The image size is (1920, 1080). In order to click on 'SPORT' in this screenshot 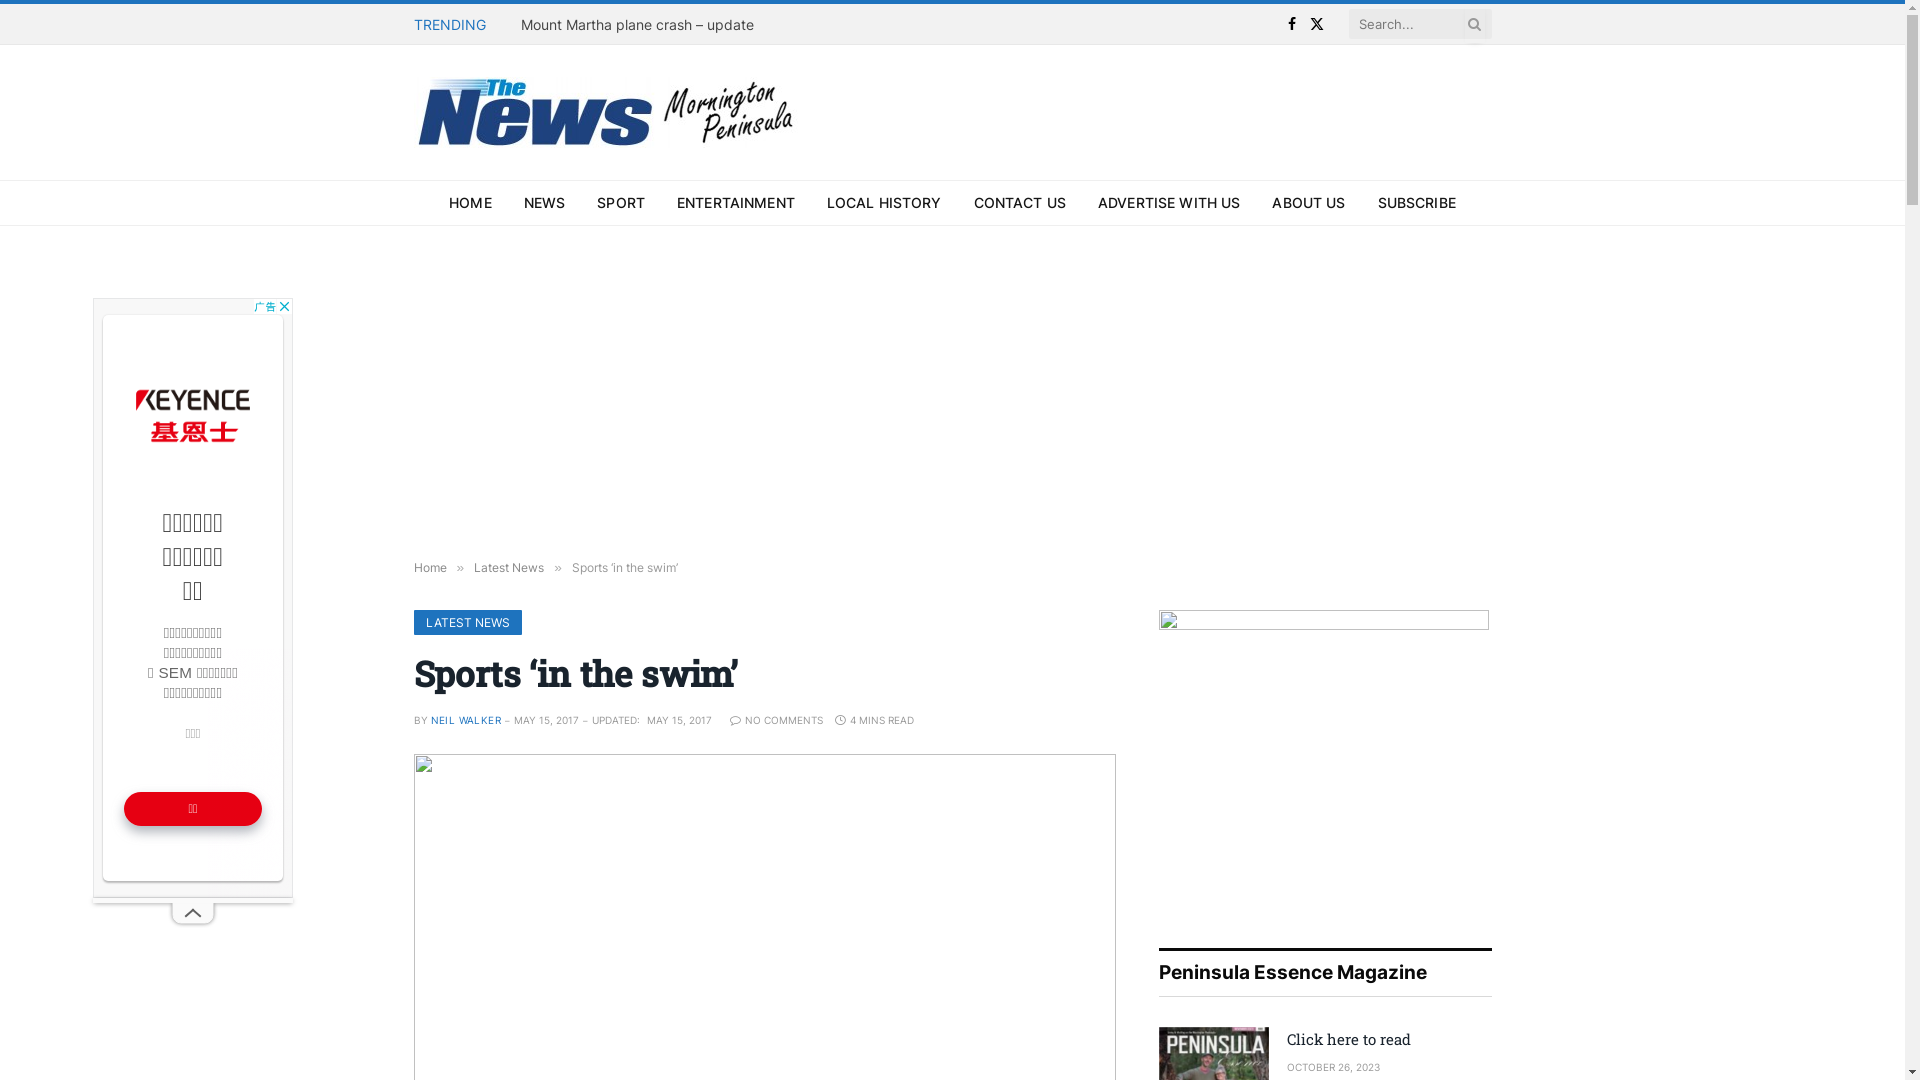, I will do `click(619, 203)`.